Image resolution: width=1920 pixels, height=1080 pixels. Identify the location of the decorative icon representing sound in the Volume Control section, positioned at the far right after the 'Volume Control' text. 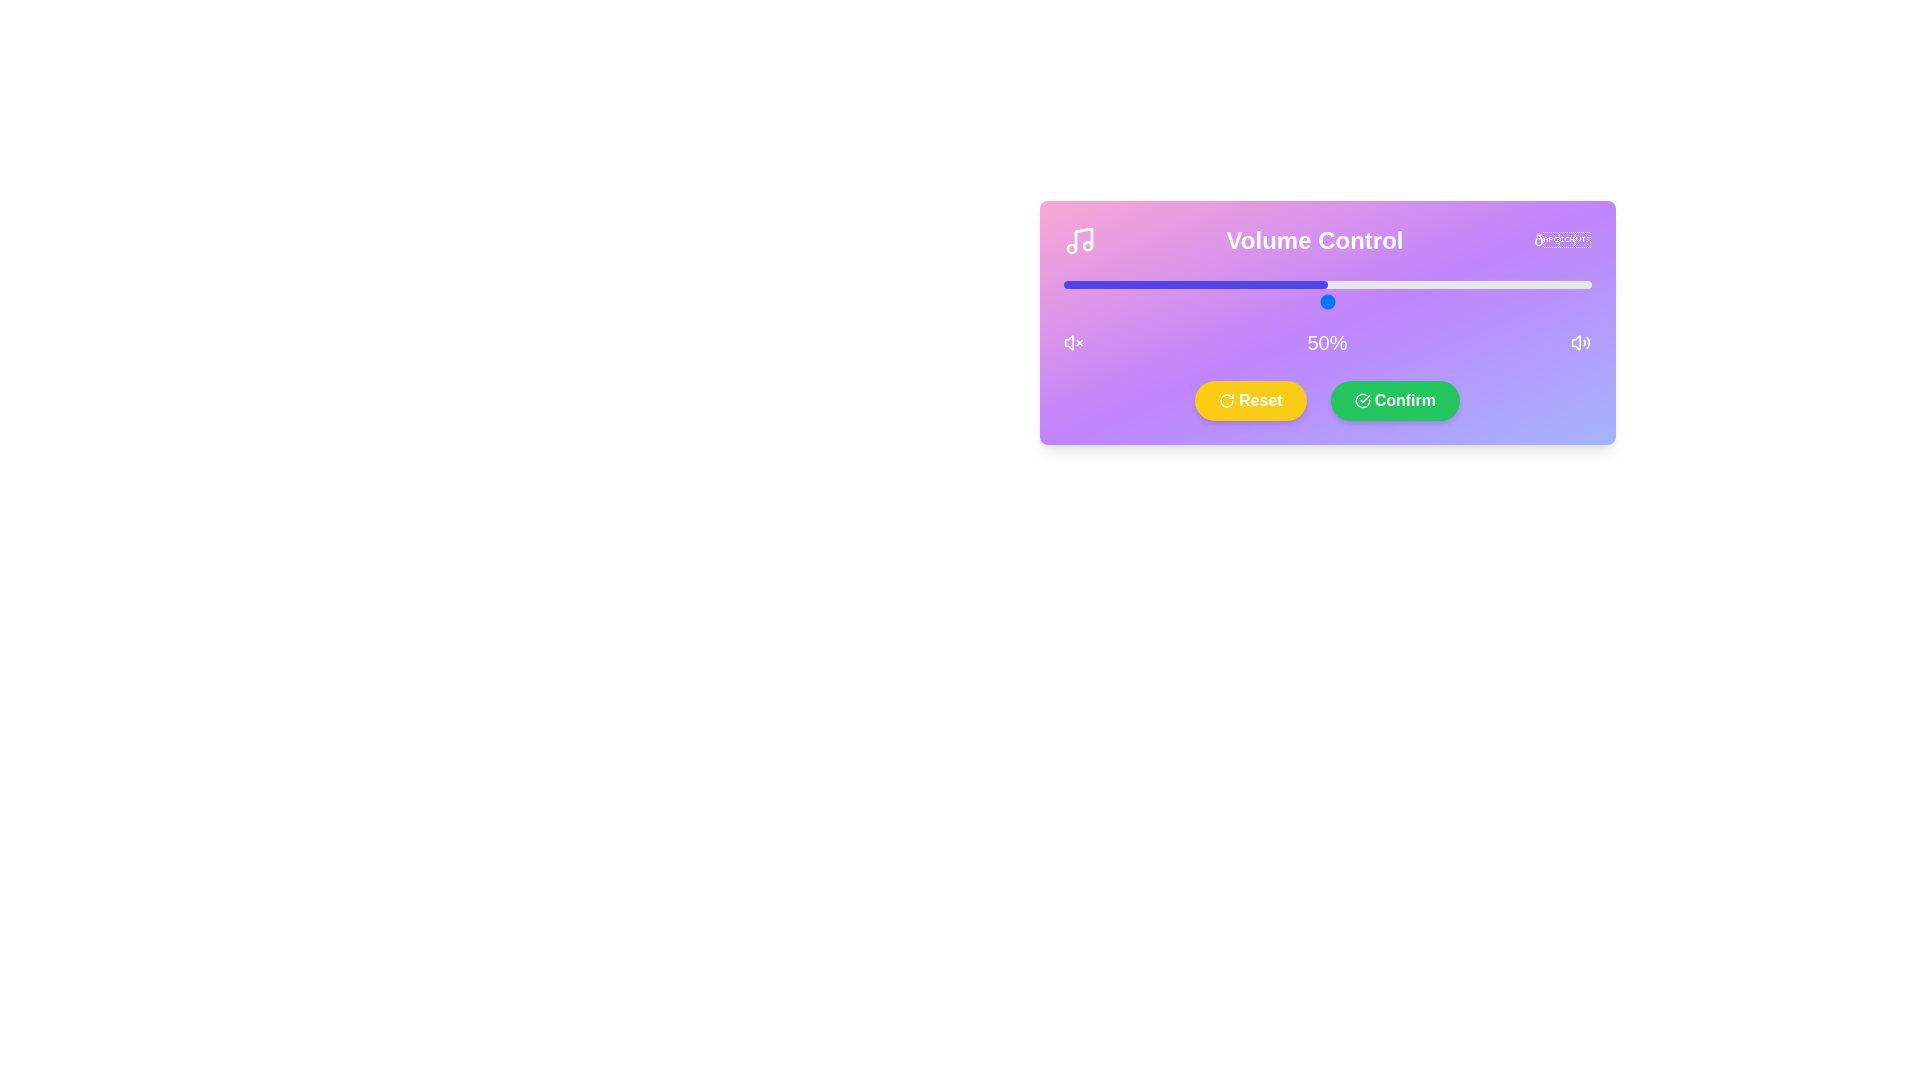
(1562, 239).